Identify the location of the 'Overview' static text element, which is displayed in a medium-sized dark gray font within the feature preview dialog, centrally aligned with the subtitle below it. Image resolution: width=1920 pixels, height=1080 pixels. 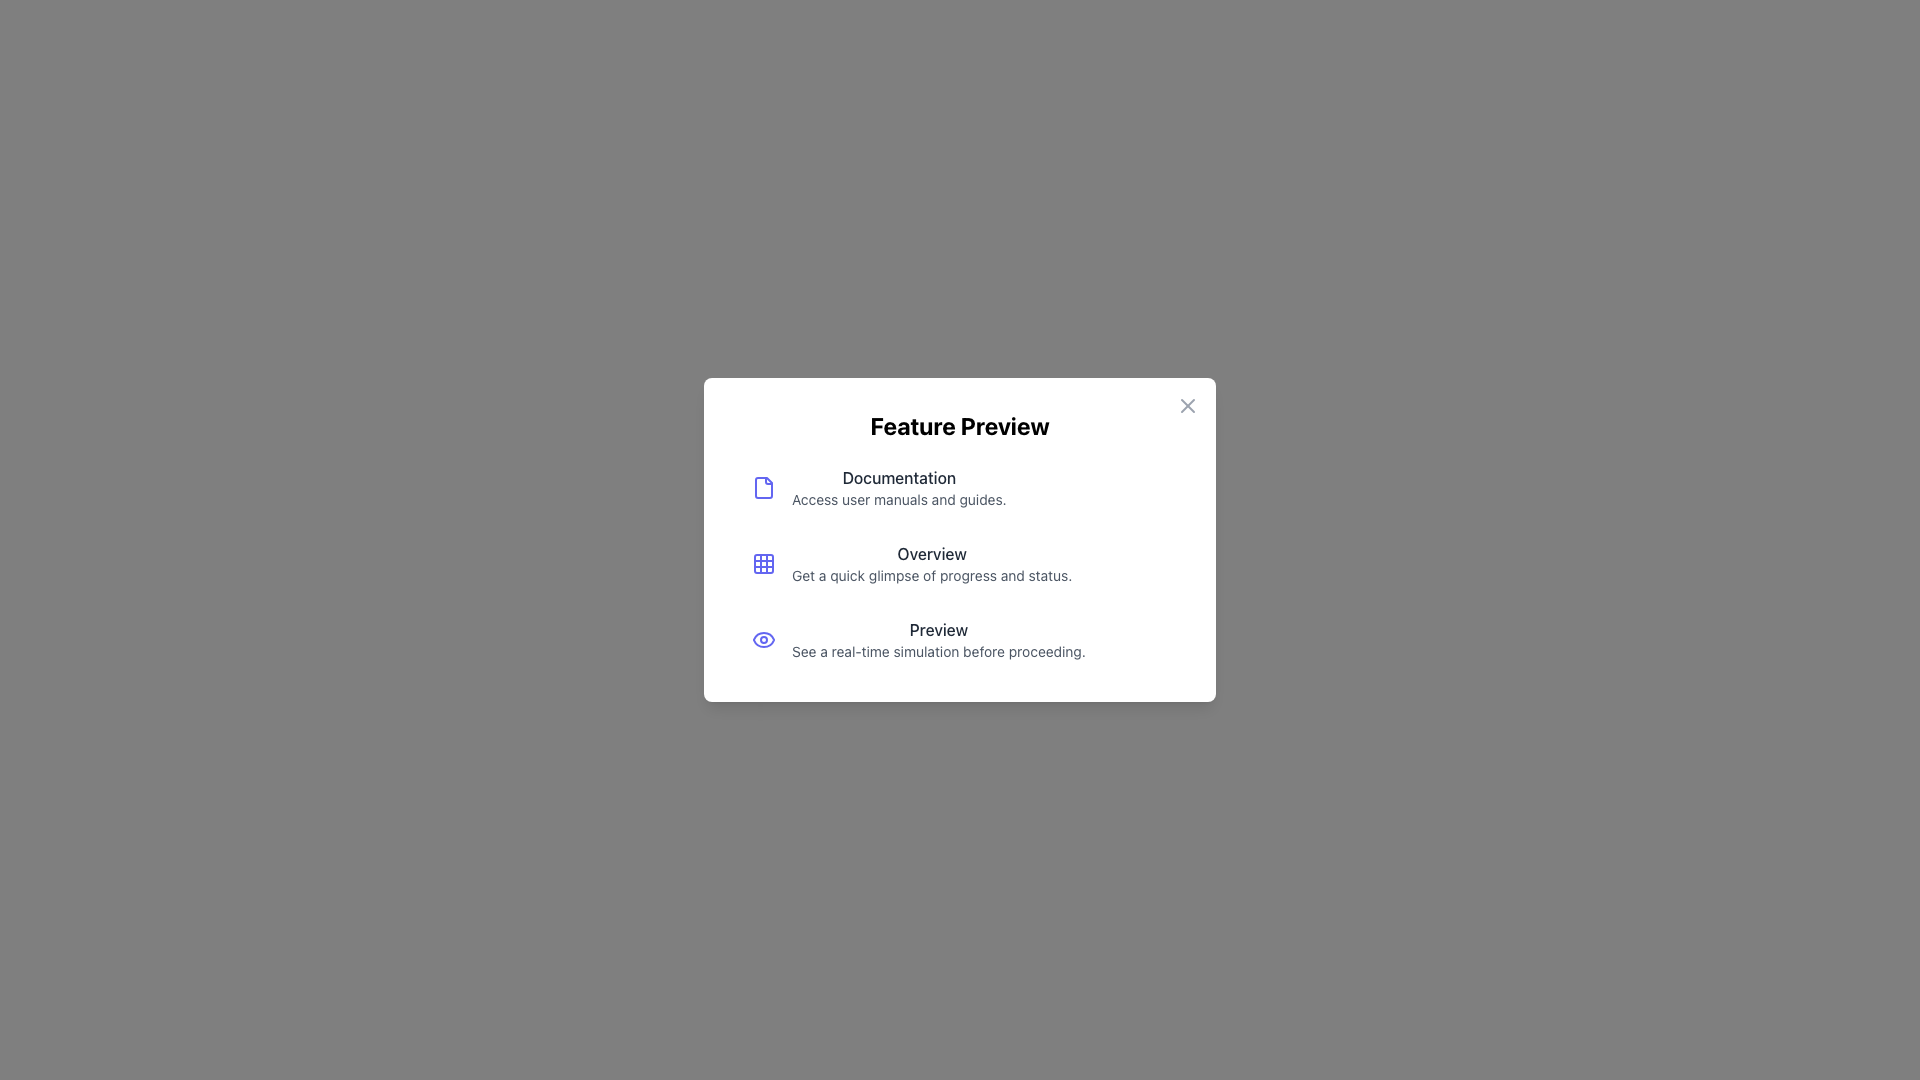
(931, 554).